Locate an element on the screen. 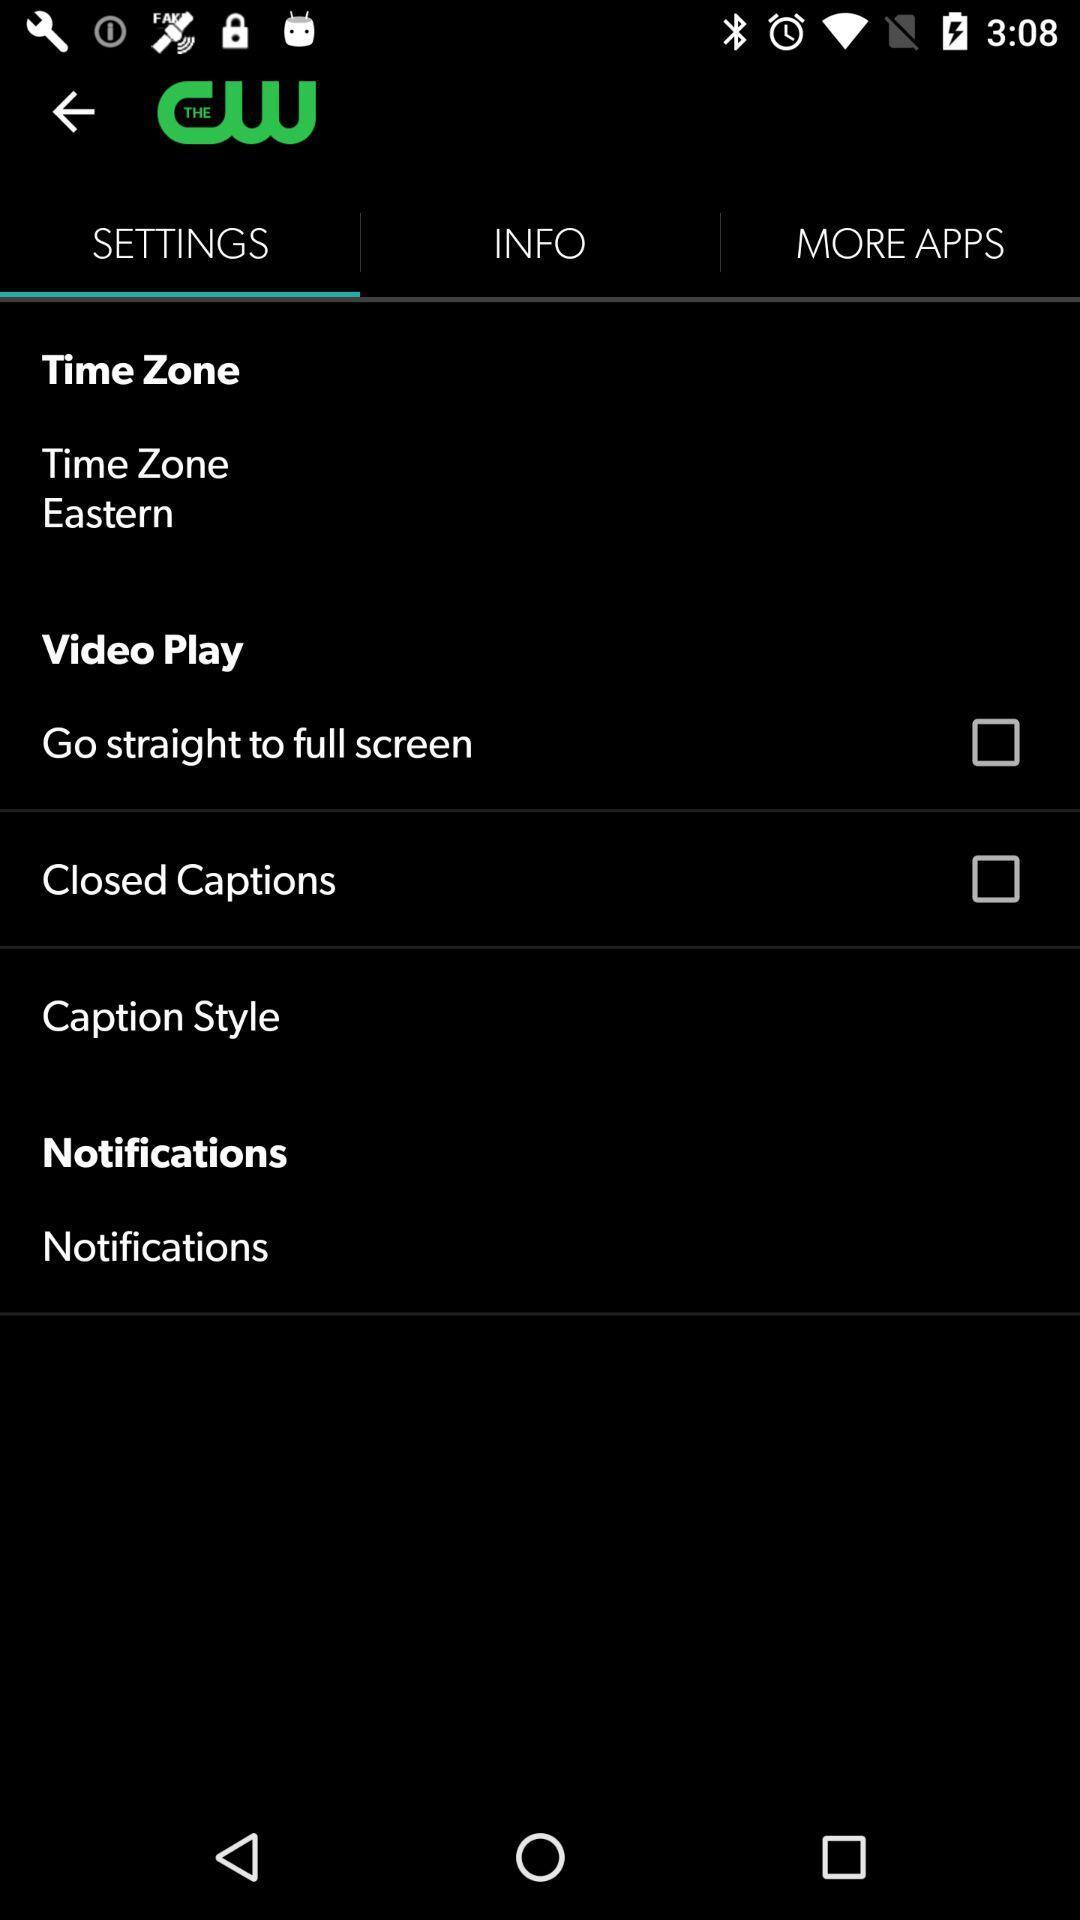  the video play icon is located at coordinates (540, 626).